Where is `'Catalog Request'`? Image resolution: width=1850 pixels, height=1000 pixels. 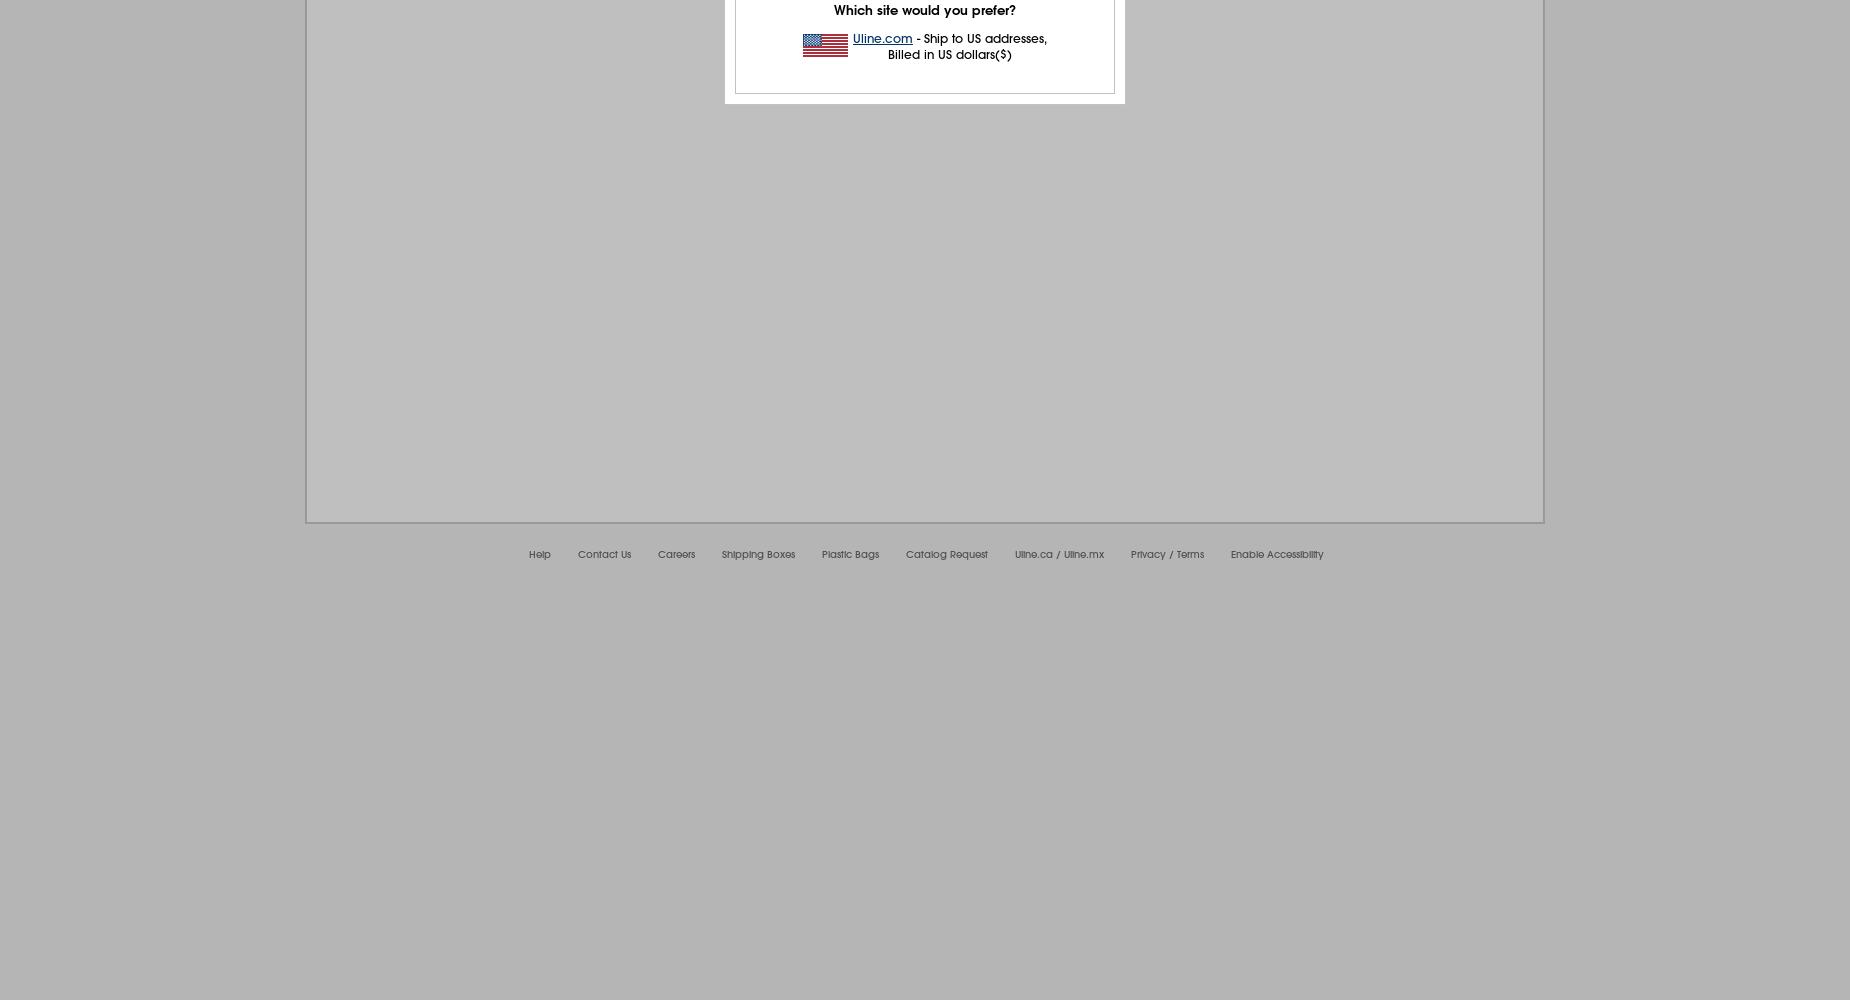 'Catalog Request' is located at coordinates (946, 554).